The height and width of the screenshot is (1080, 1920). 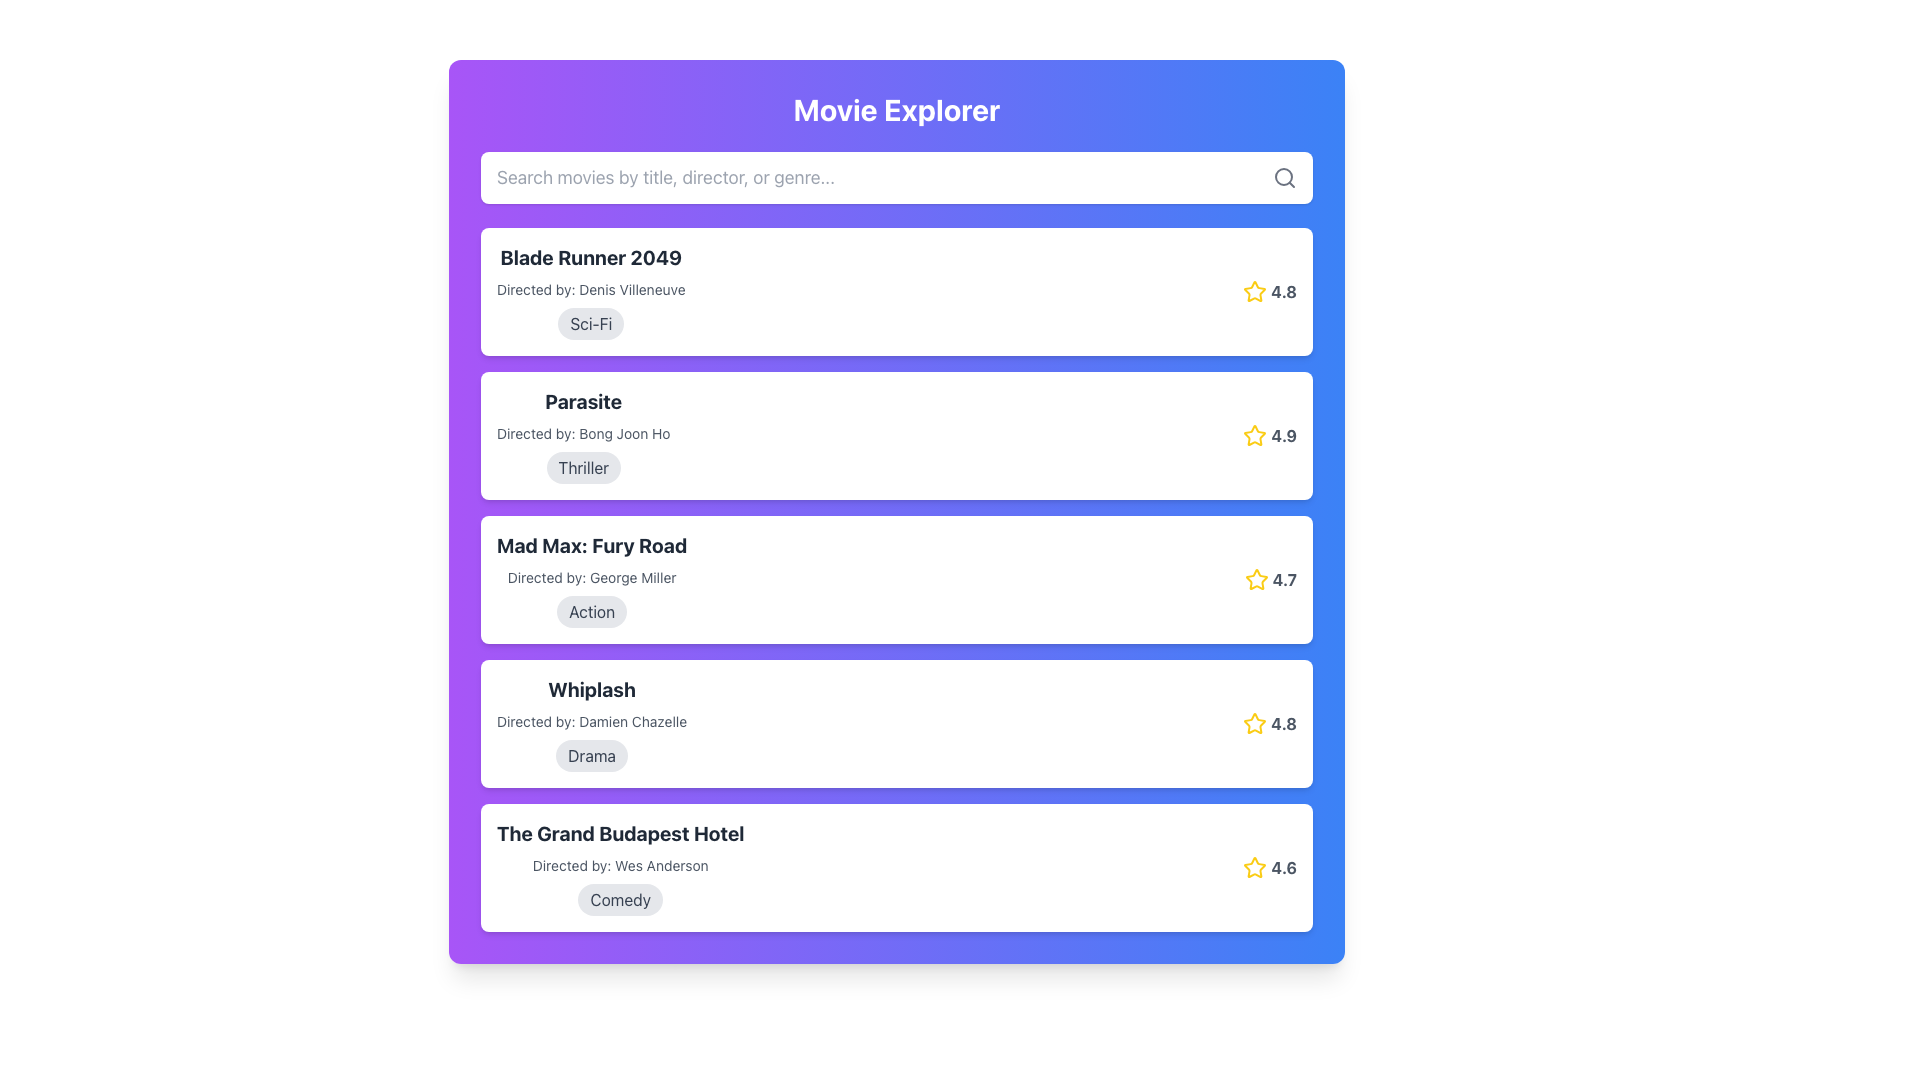 What do you see at coordinates (582, 467) in the screenshot?
I see `the 'Thriller' genre tag text label located in the 'Parasite' movie card, which is the second card in the movie list` at bounding box center [582, 467].